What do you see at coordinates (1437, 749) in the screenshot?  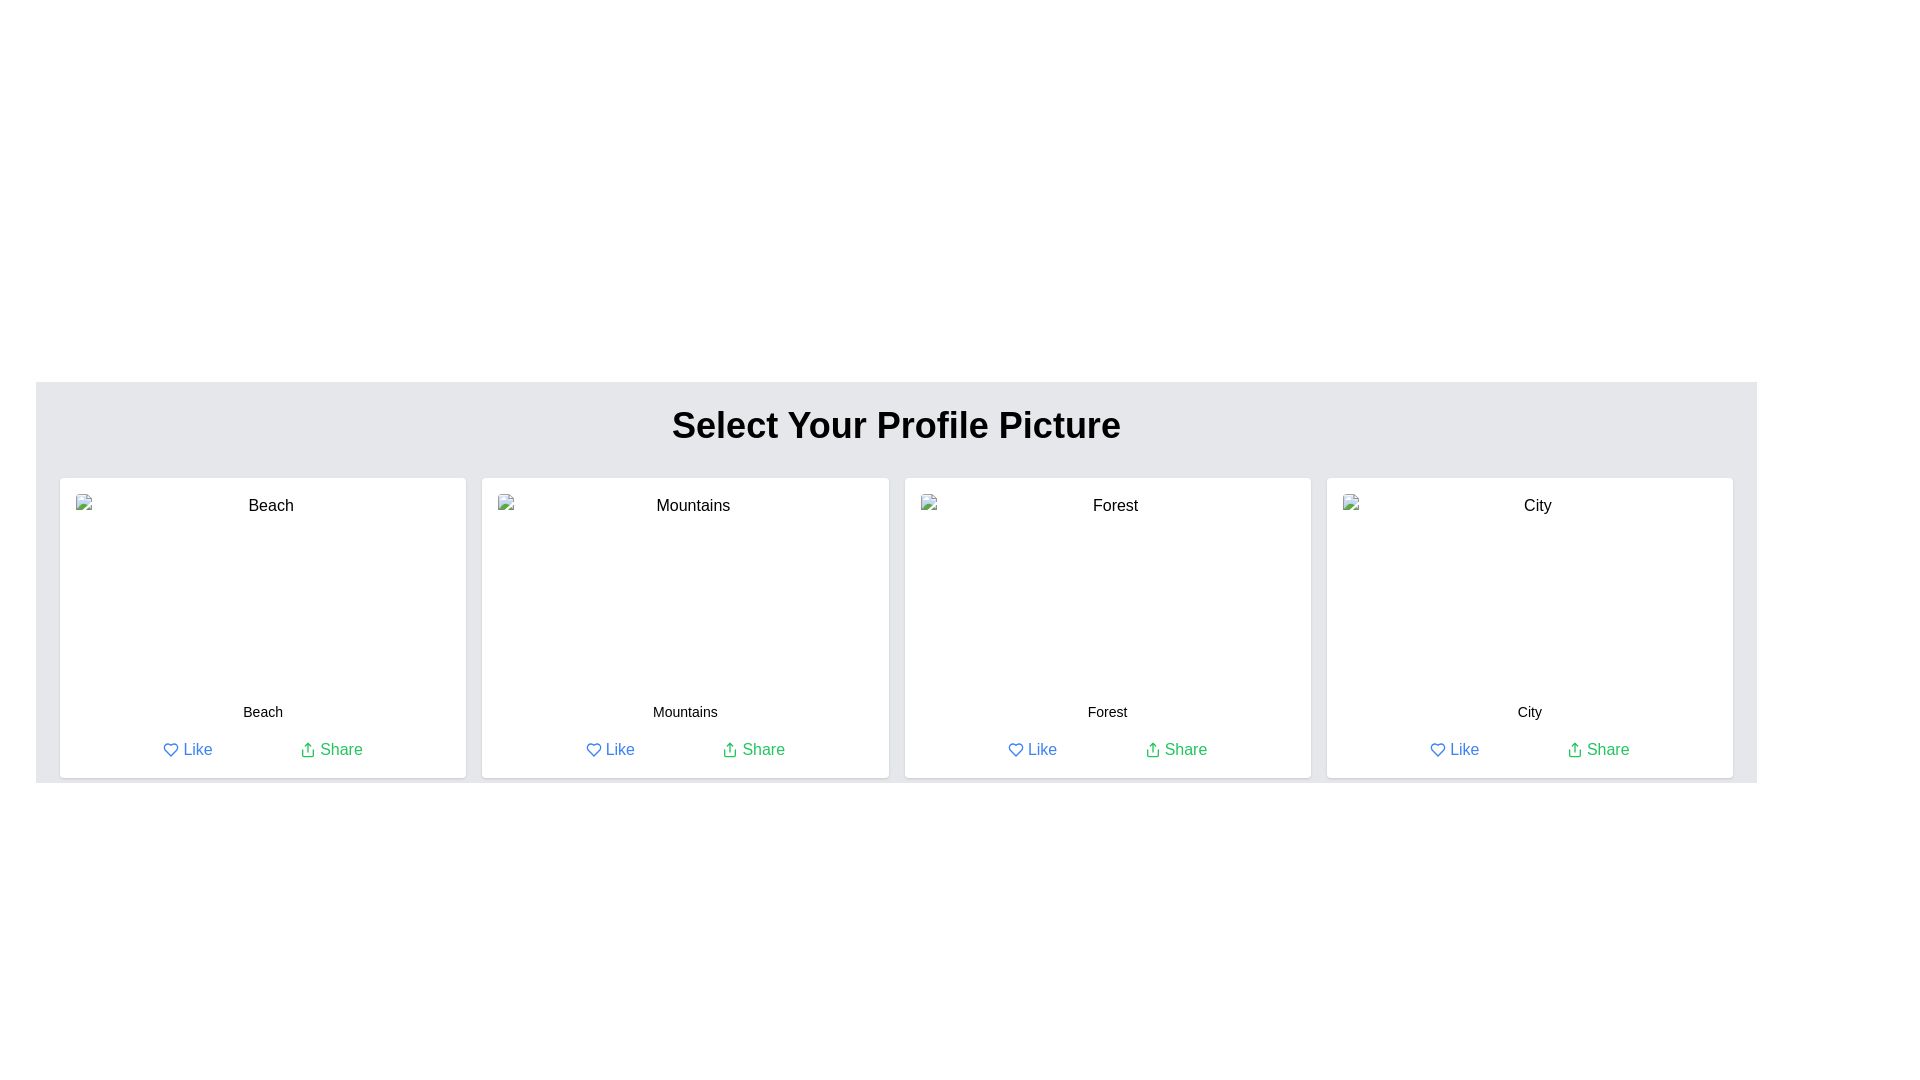 I see `the heart-shaped 'Like' icon with a blueish tint located in the 'City' card section, adjacent to the text 'Like'` at bounding box center [1437, 749].